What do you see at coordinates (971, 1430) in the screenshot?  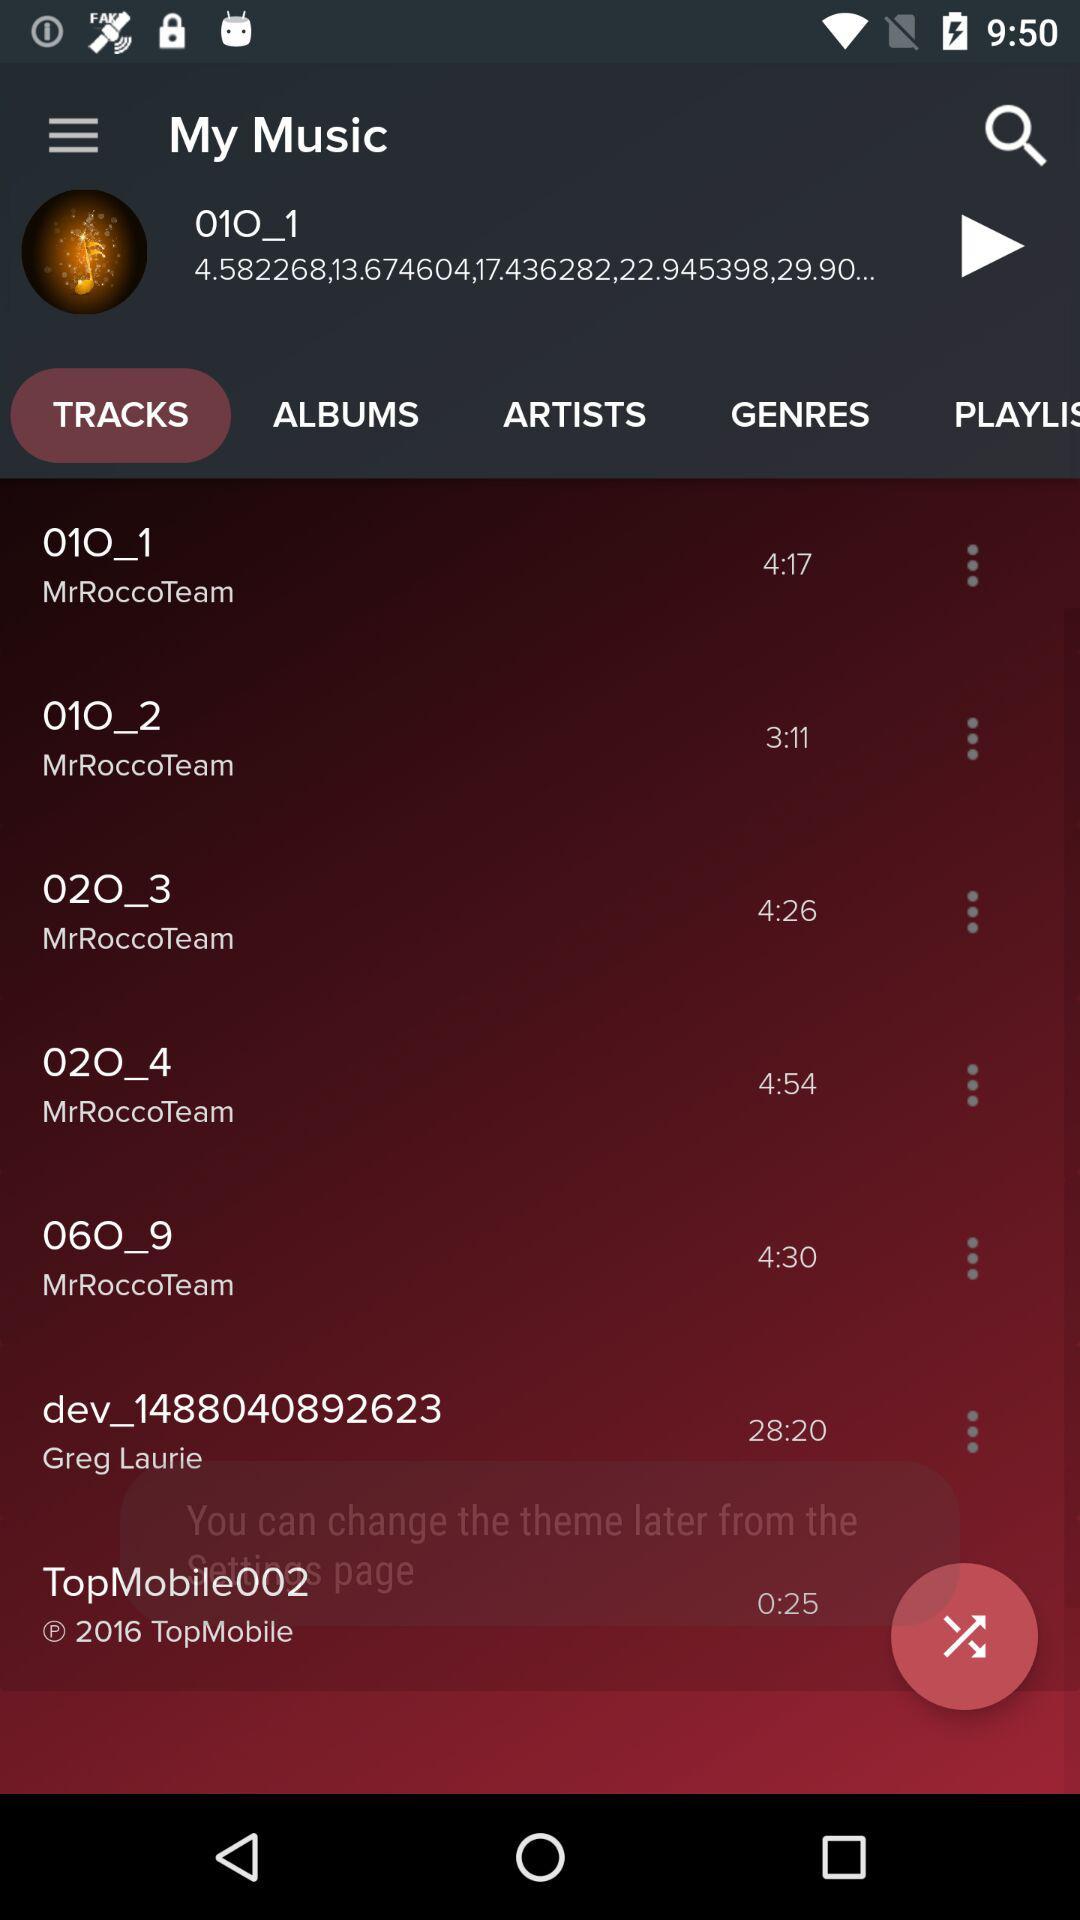 I see `song menu` at bounding box center [971, 1430].